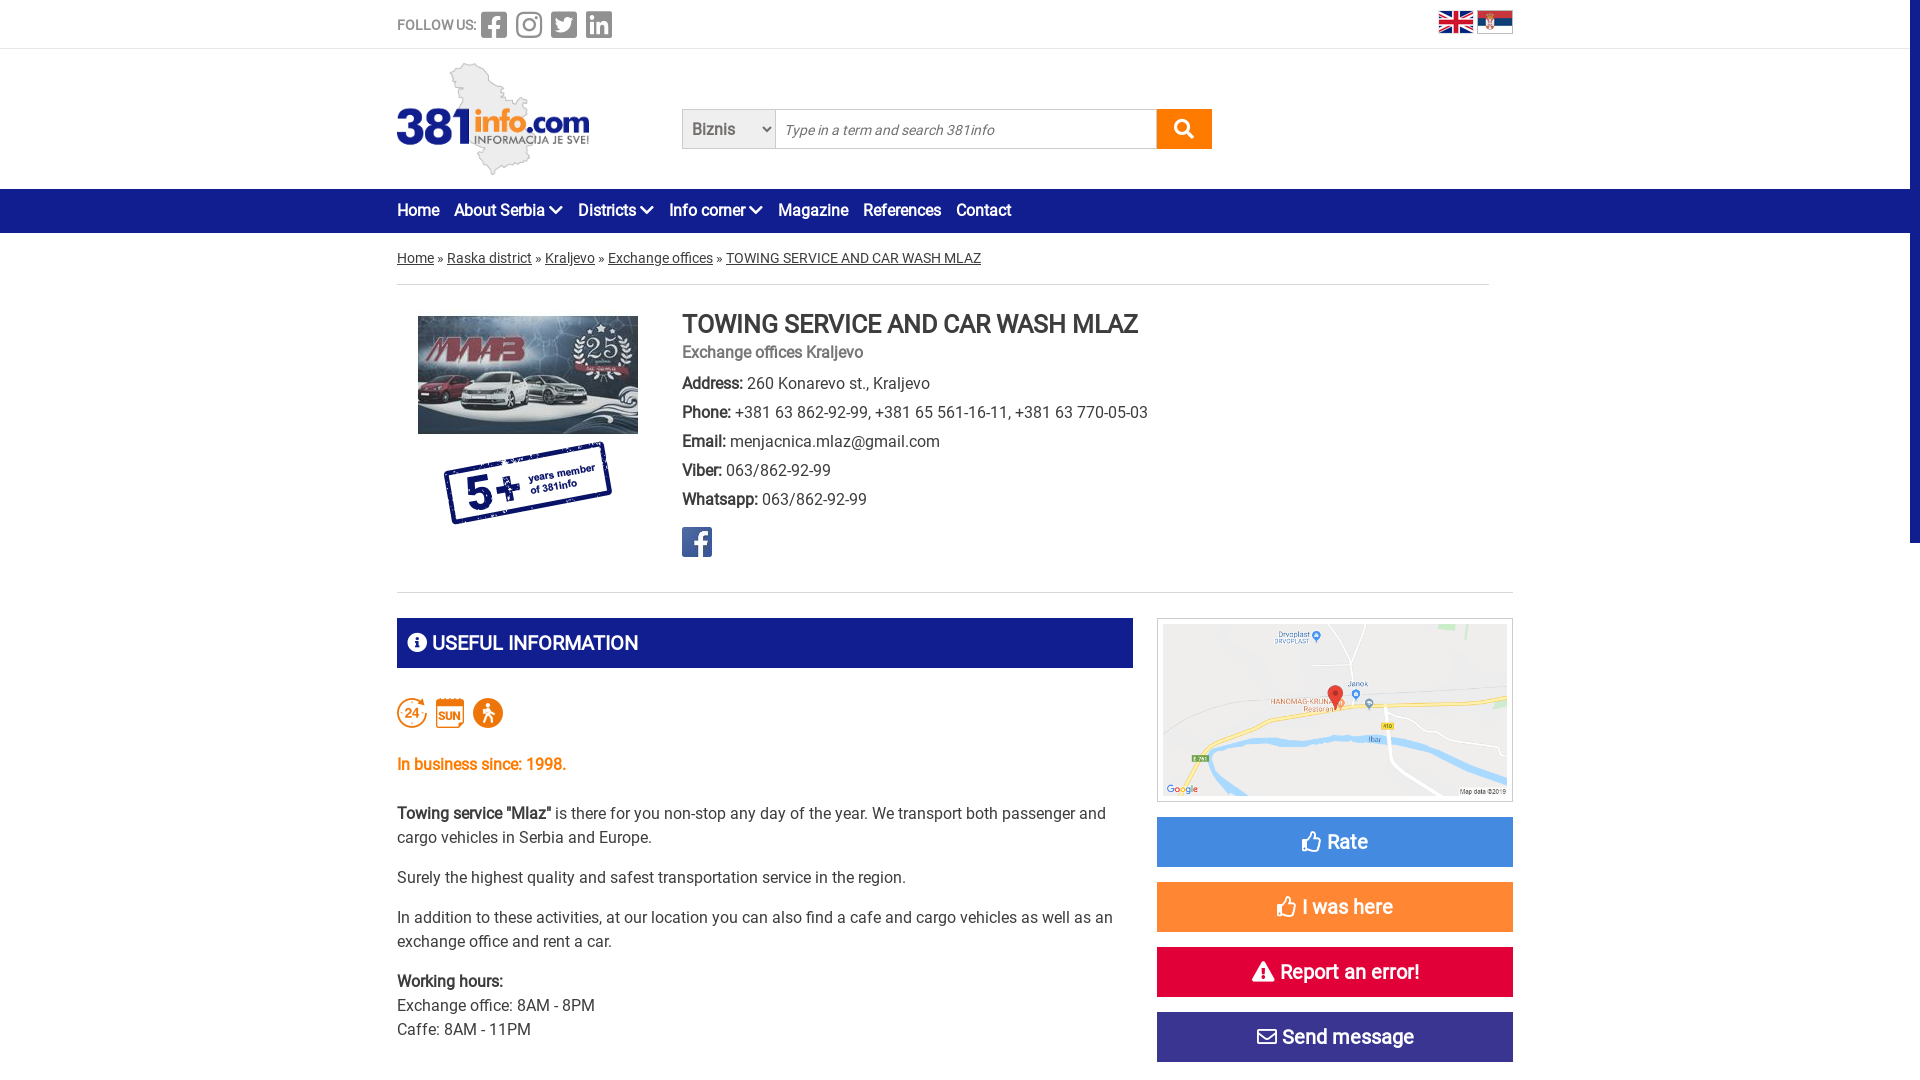  Describe the element at coordinates (569, 257) in the screenshot. I see `'Kraljevo'` at that location.